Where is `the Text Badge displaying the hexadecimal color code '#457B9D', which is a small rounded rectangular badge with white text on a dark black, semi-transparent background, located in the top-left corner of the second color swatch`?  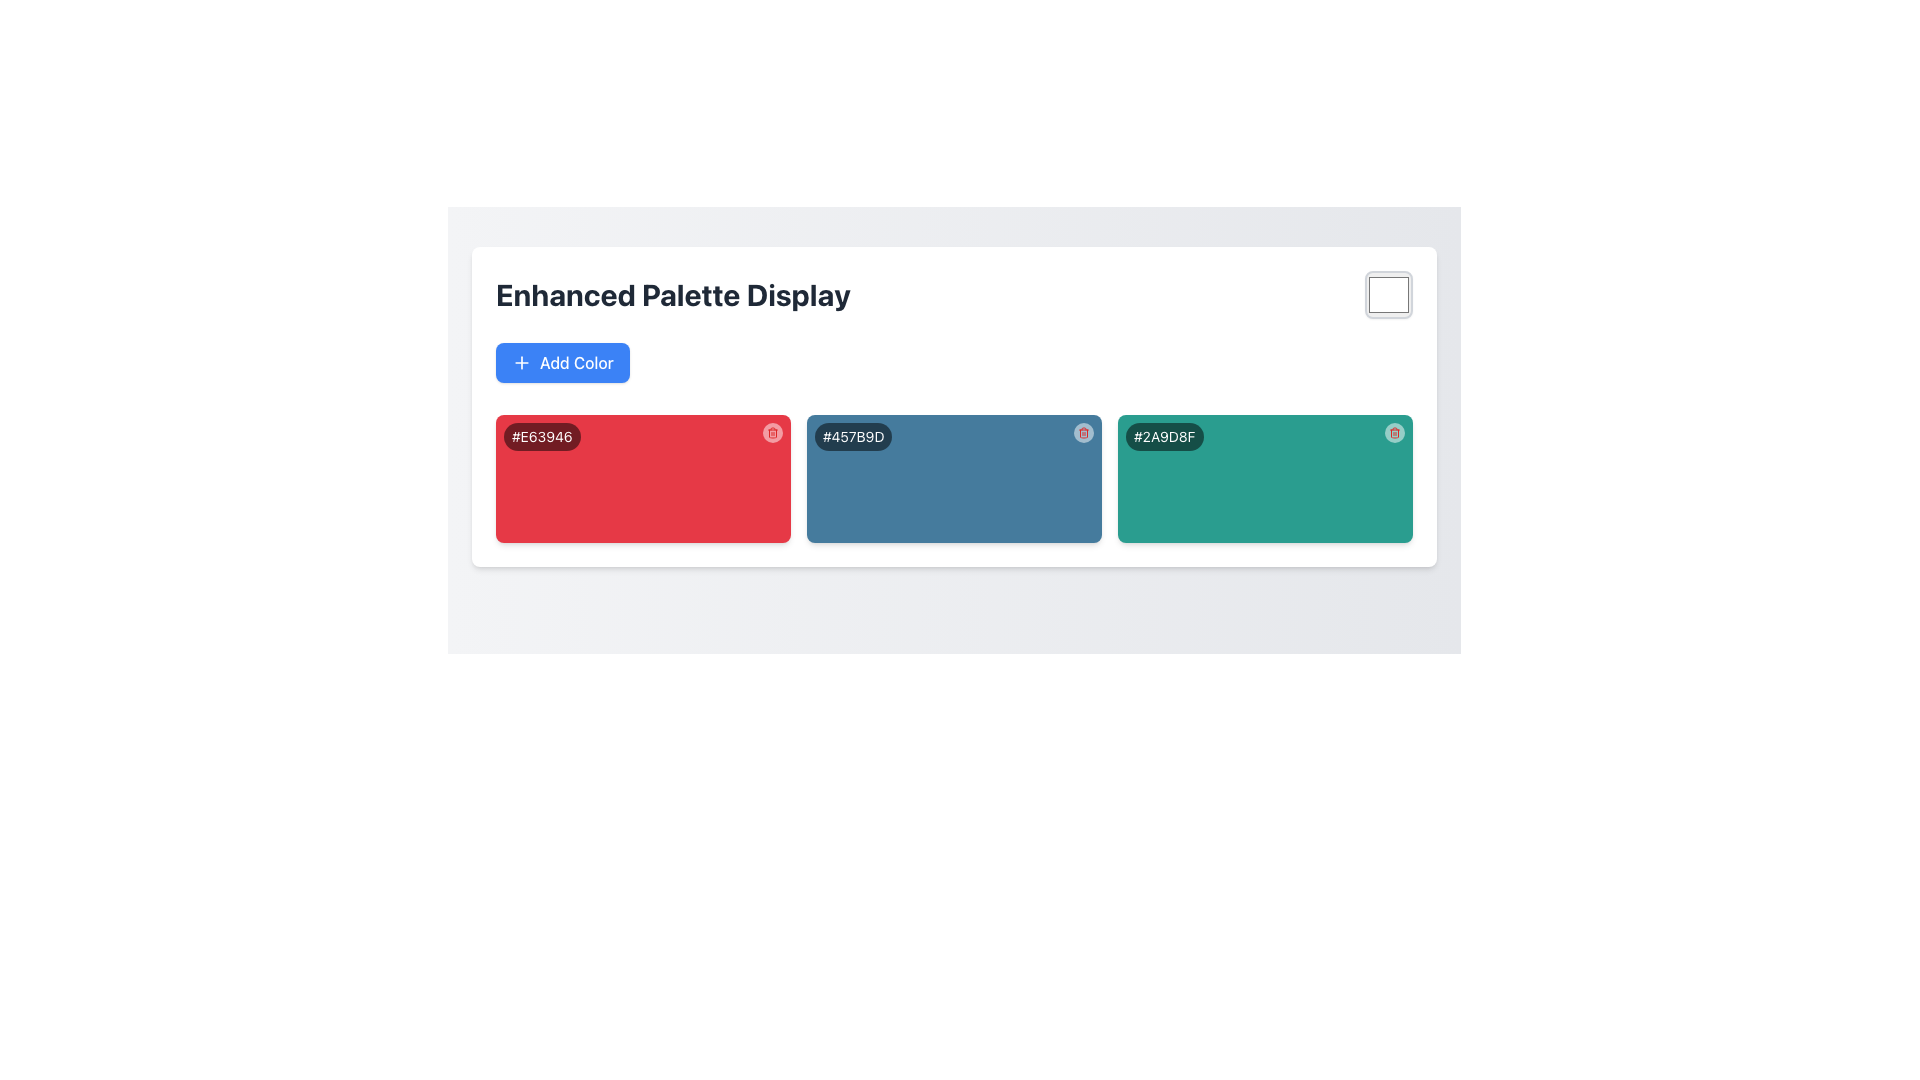
the Text Badge displaying the hexadecimal color code '#457B9D', which is a small rounded rectangular badge with white text on a dark black, semi-transparent background, located in the top-left corner of the second color swatch is located at coordinates (853, 435).